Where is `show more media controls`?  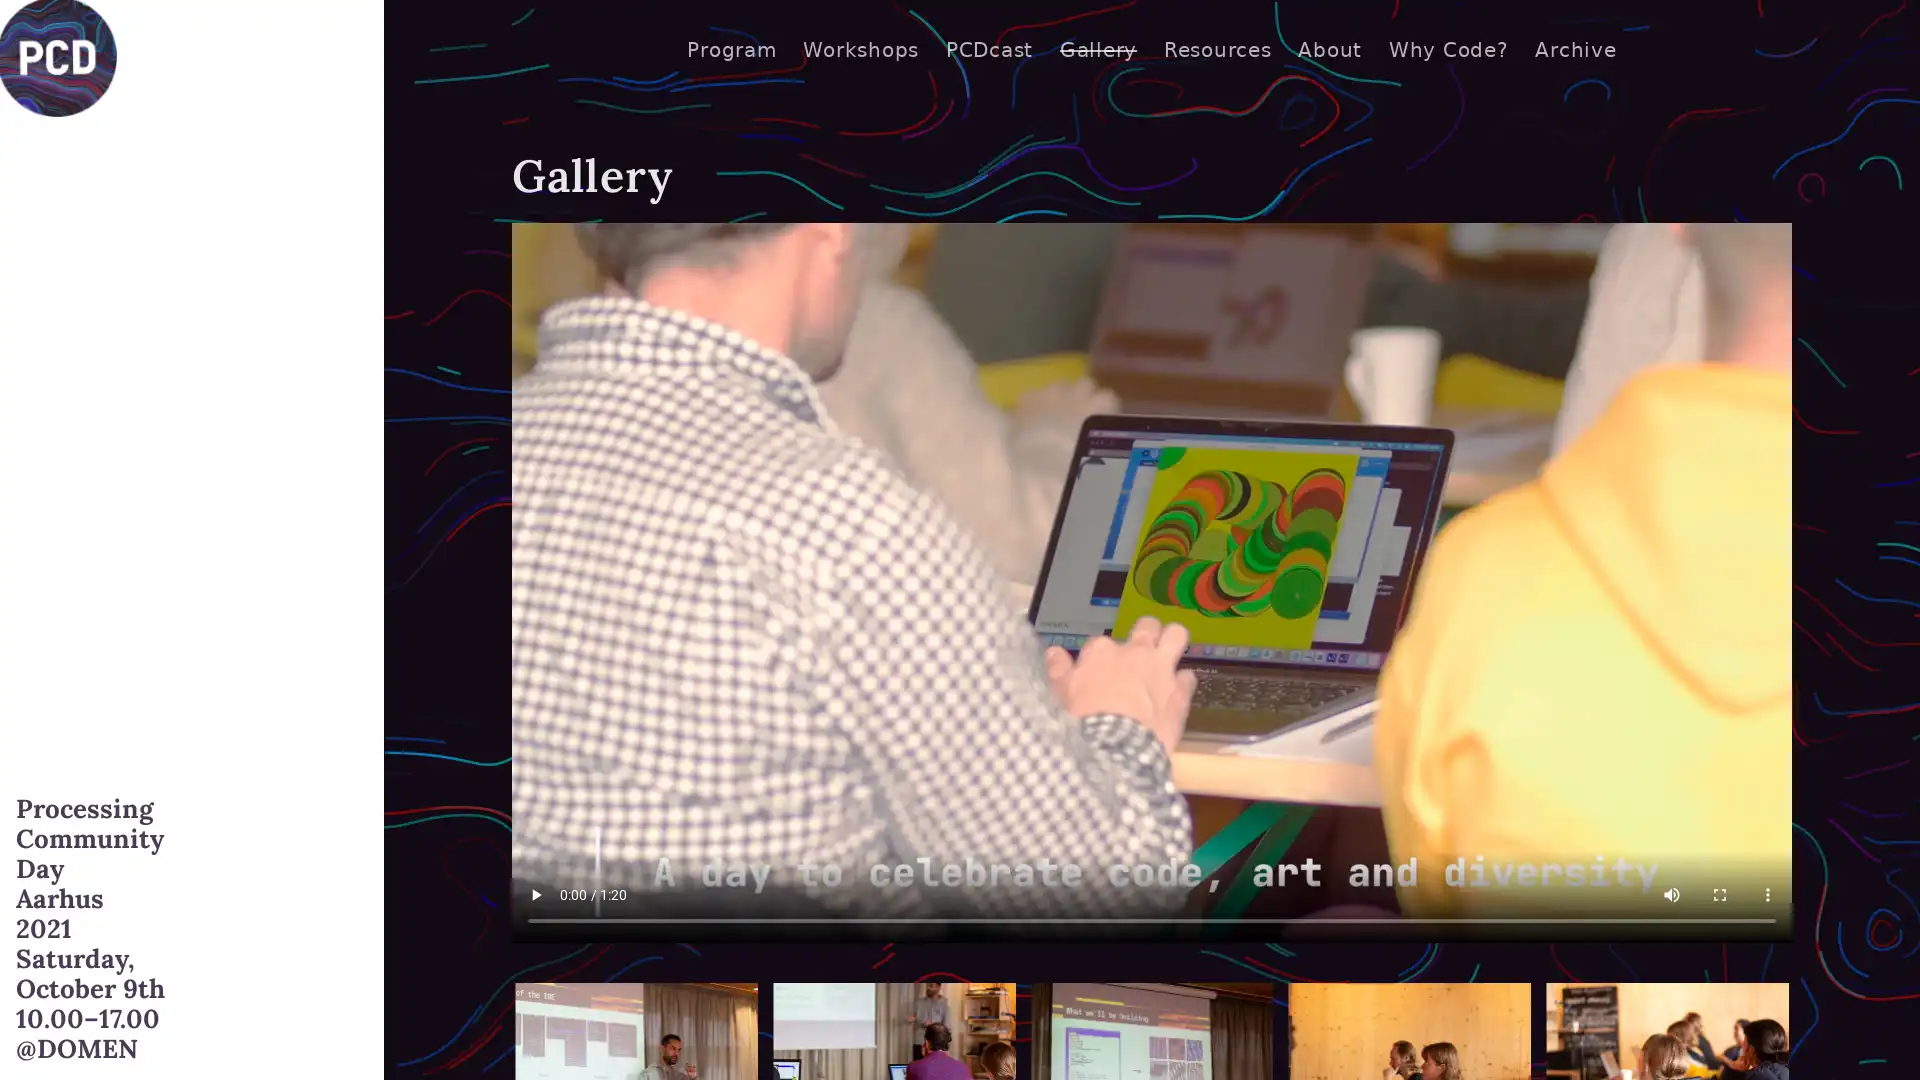
show more media controls is located at coordinates (1767, 893).